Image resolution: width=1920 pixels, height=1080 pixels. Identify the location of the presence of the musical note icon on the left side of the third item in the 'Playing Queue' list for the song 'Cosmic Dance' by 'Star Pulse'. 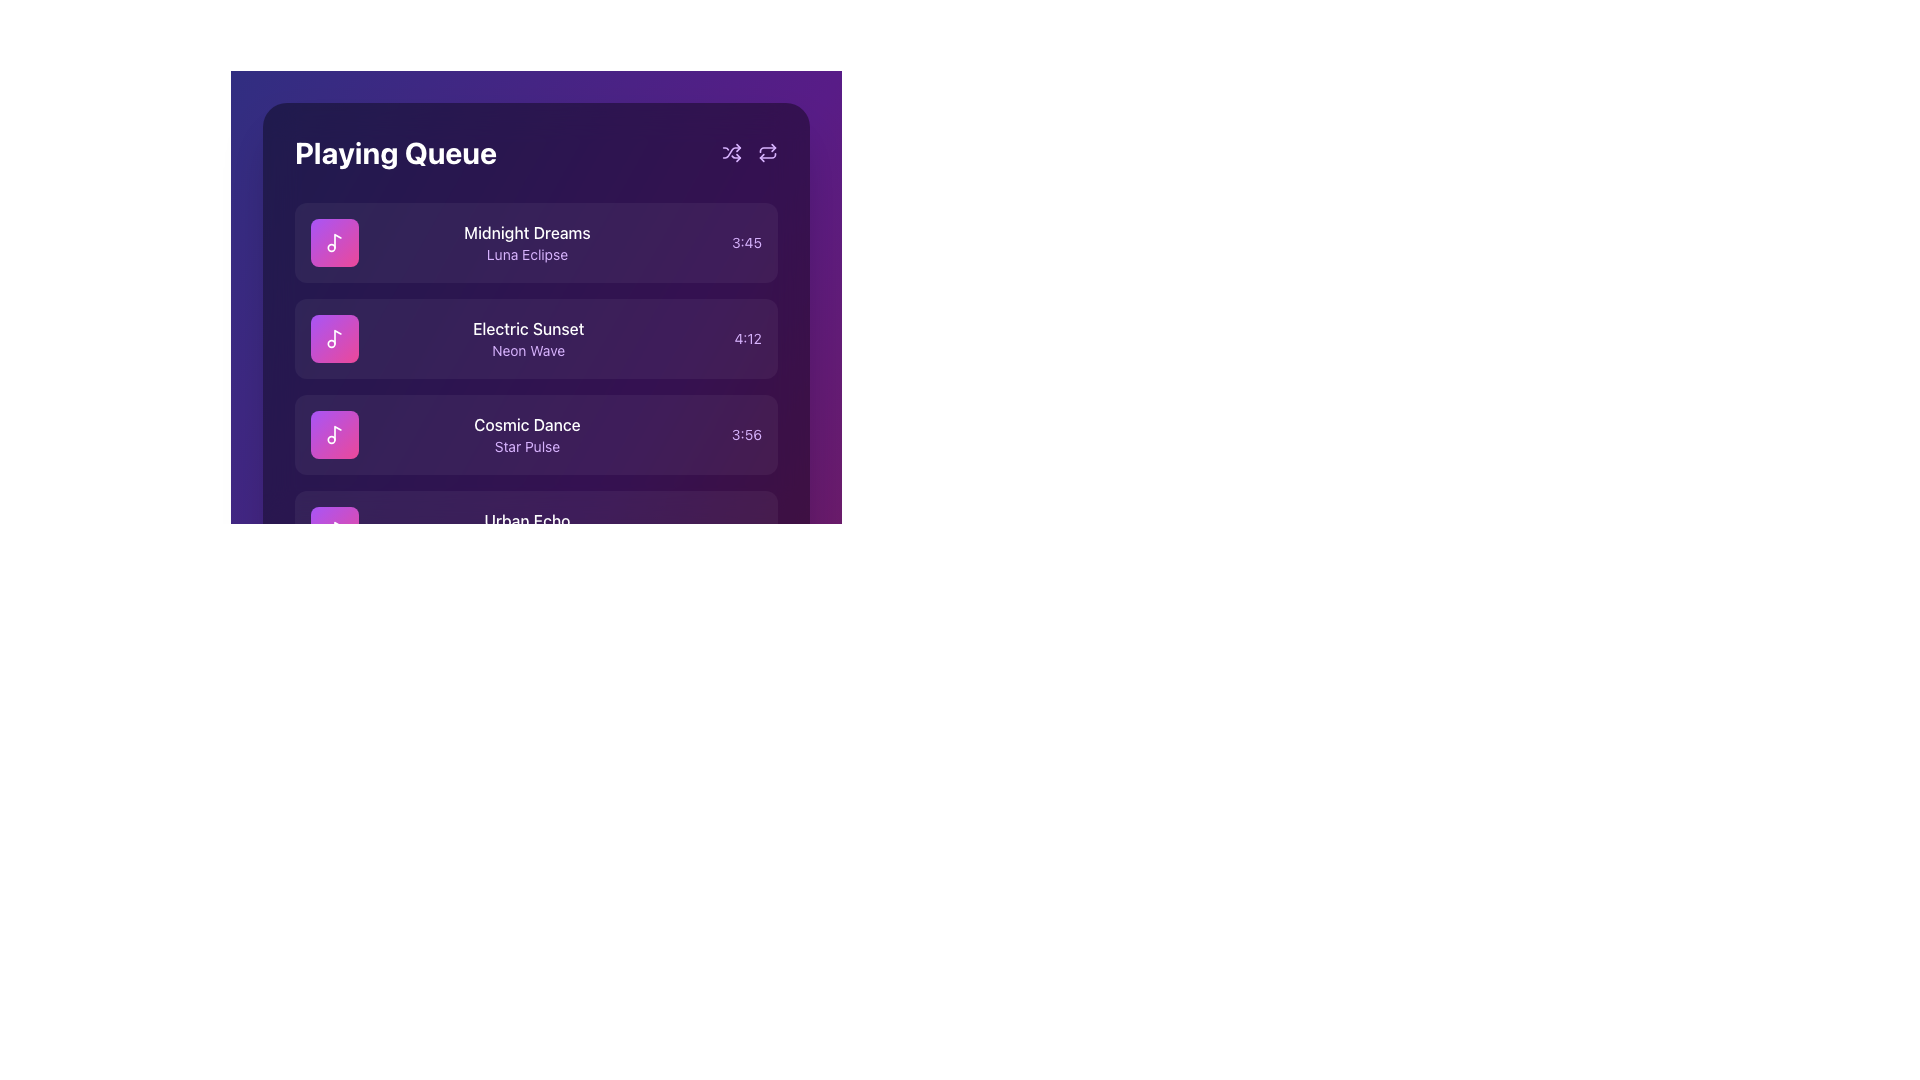
(335, 434).